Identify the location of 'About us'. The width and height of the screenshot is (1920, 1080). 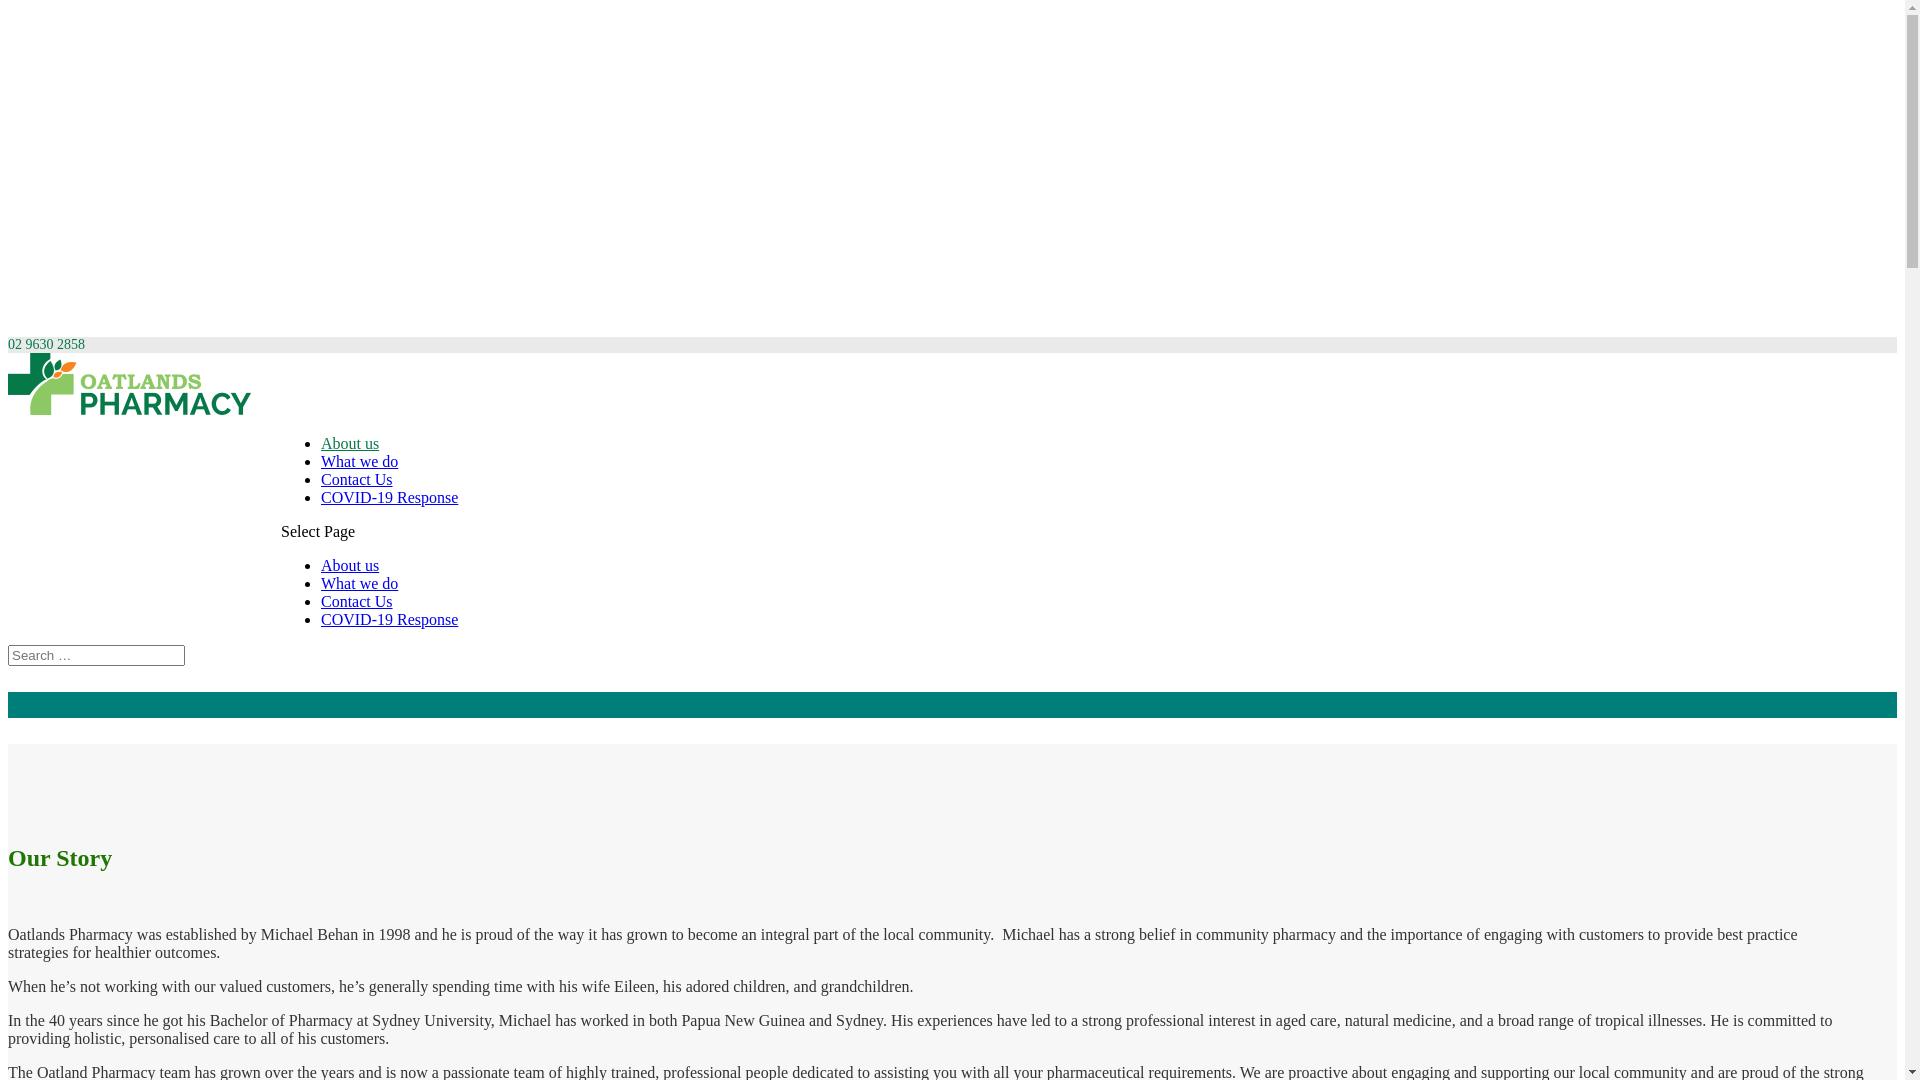
(350, 442).